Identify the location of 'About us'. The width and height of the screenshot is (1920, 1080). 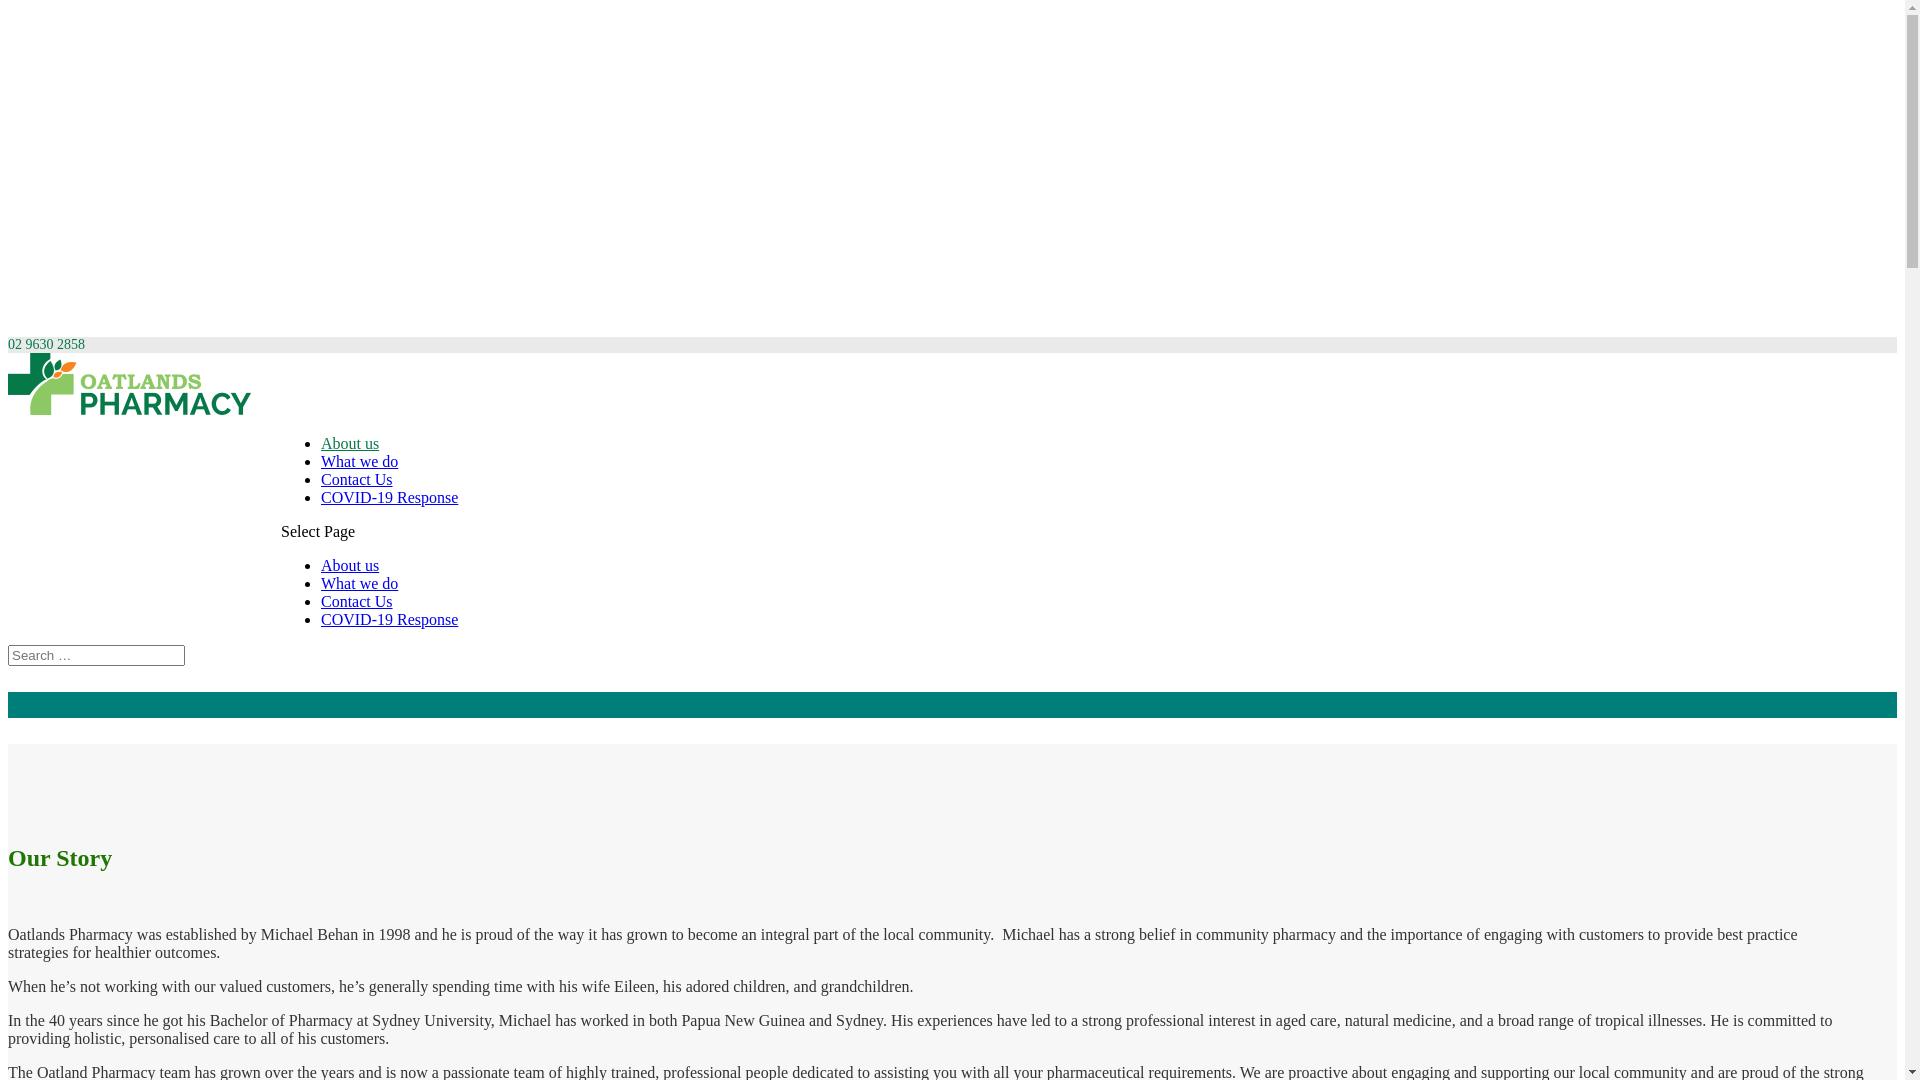
(350, 442).